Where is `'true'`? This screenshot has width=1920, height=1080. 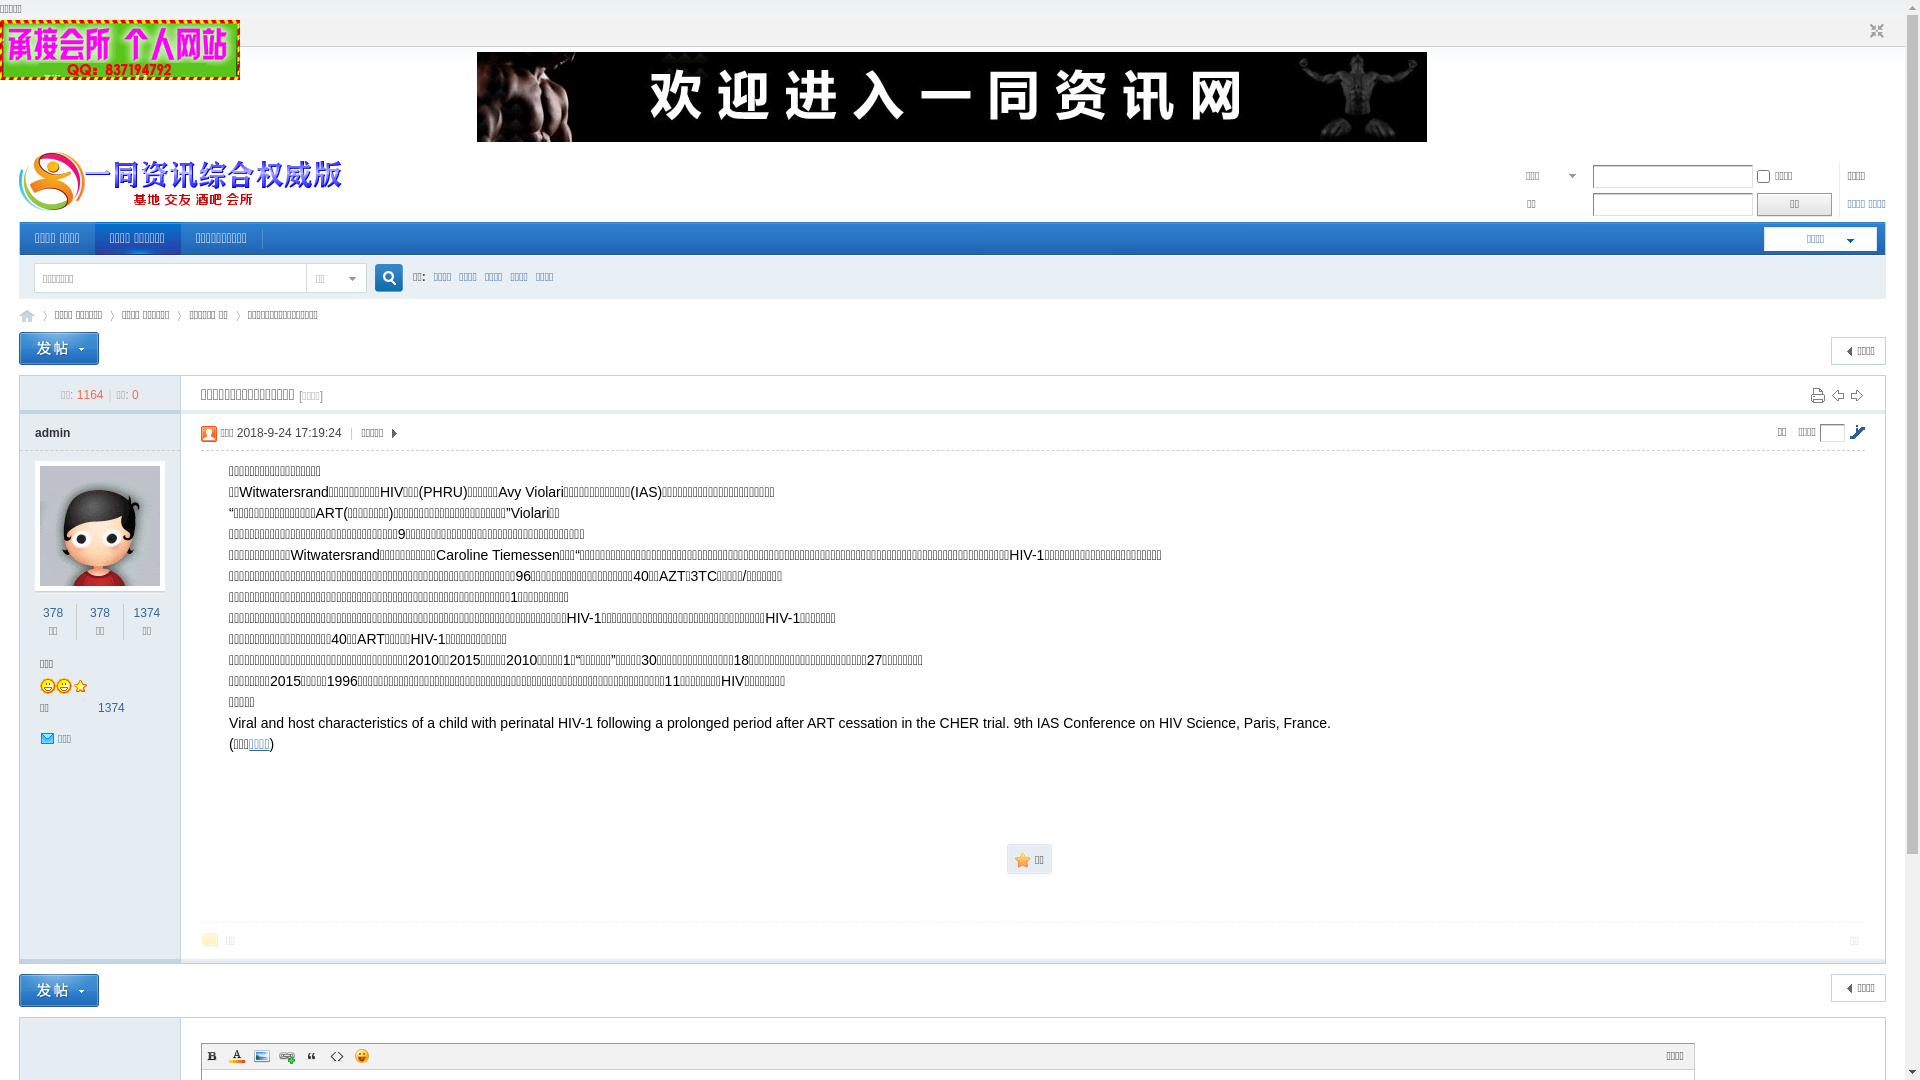
'true' is located at coordinates (381, 278).